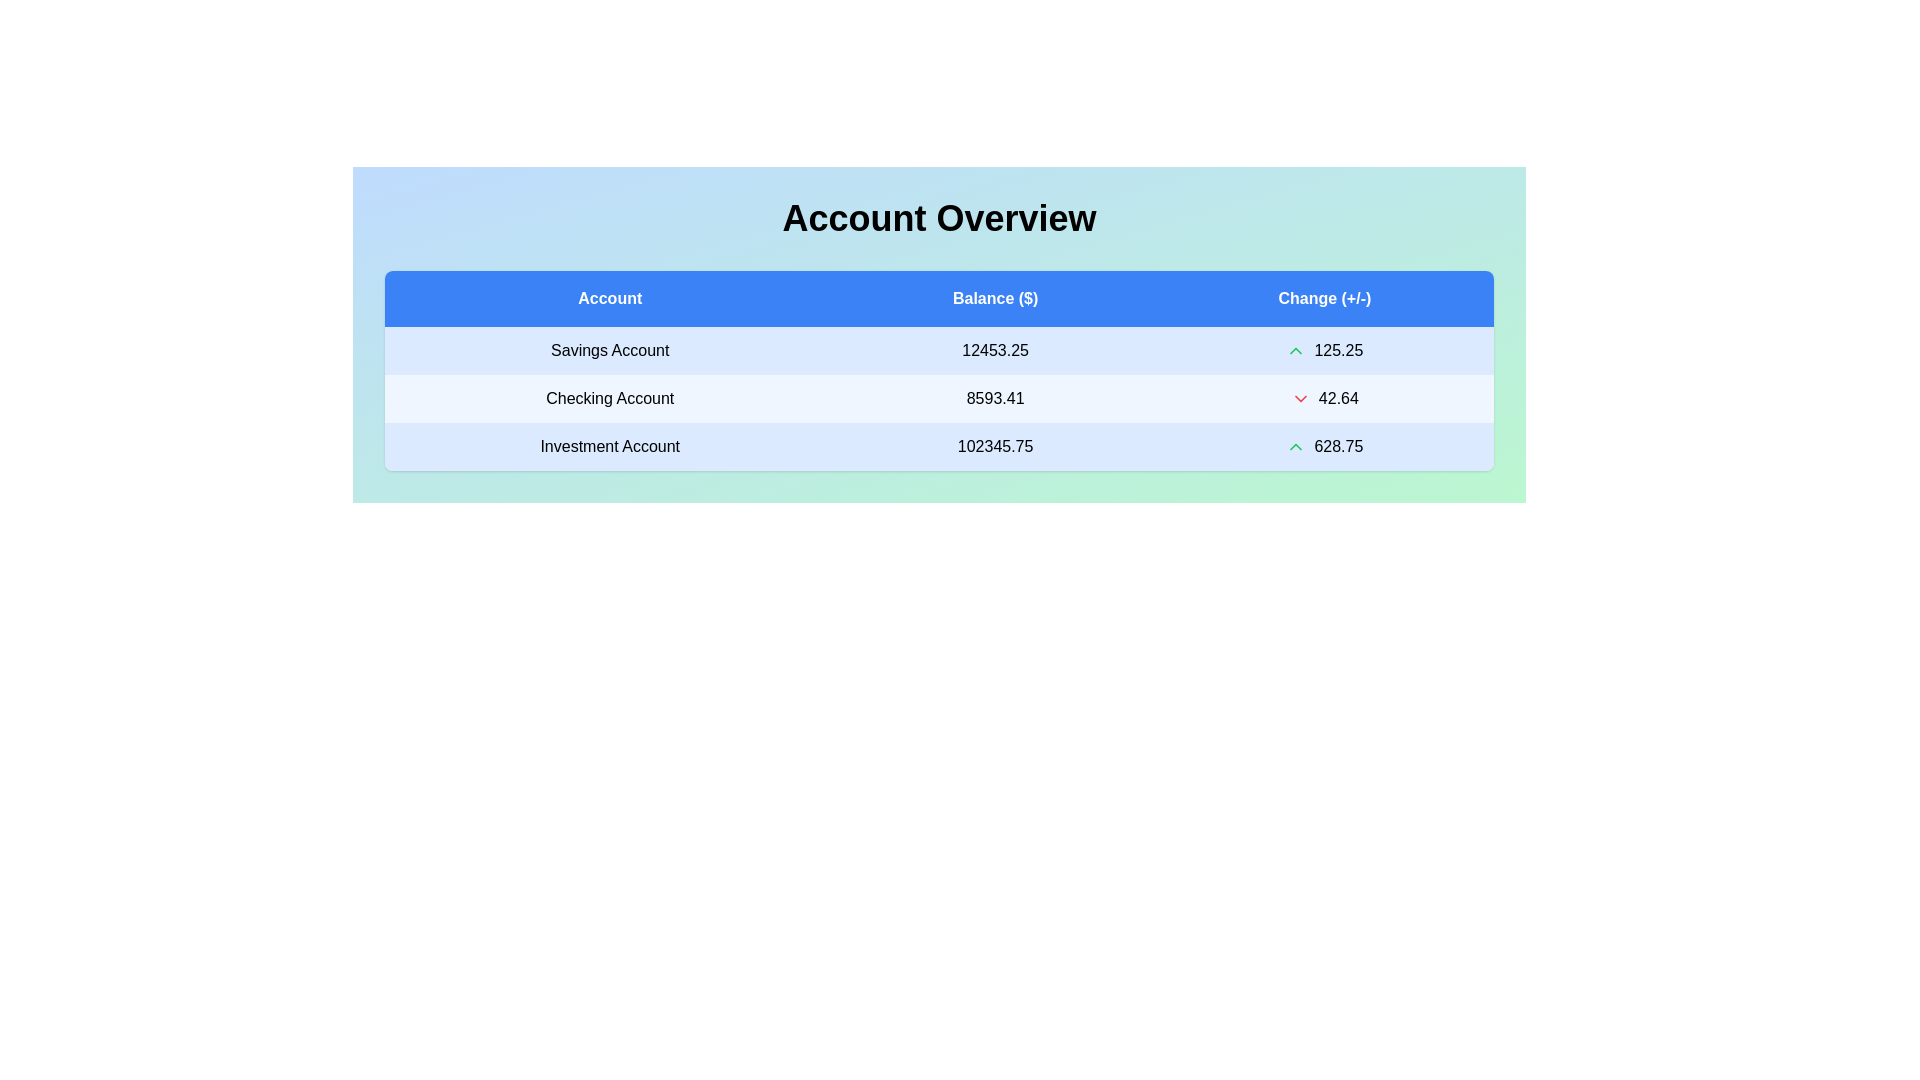 This screenshot has height=1080, width=1920. I want to click on the row corresponding to Investment Account to view its details, so click(609, 446).